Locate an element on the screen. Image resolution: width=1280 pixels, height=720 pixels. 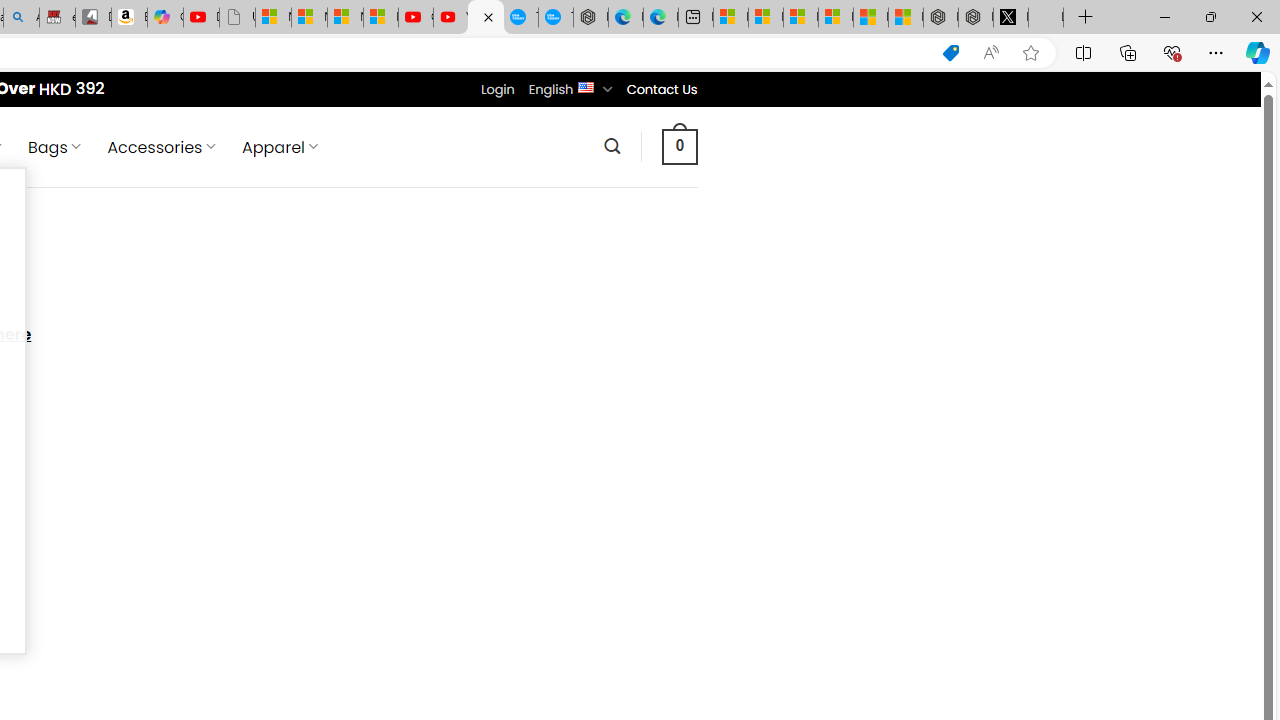
'Nordace - Nordace has arrived Hong Kong' is located at coordinates (589, 17).